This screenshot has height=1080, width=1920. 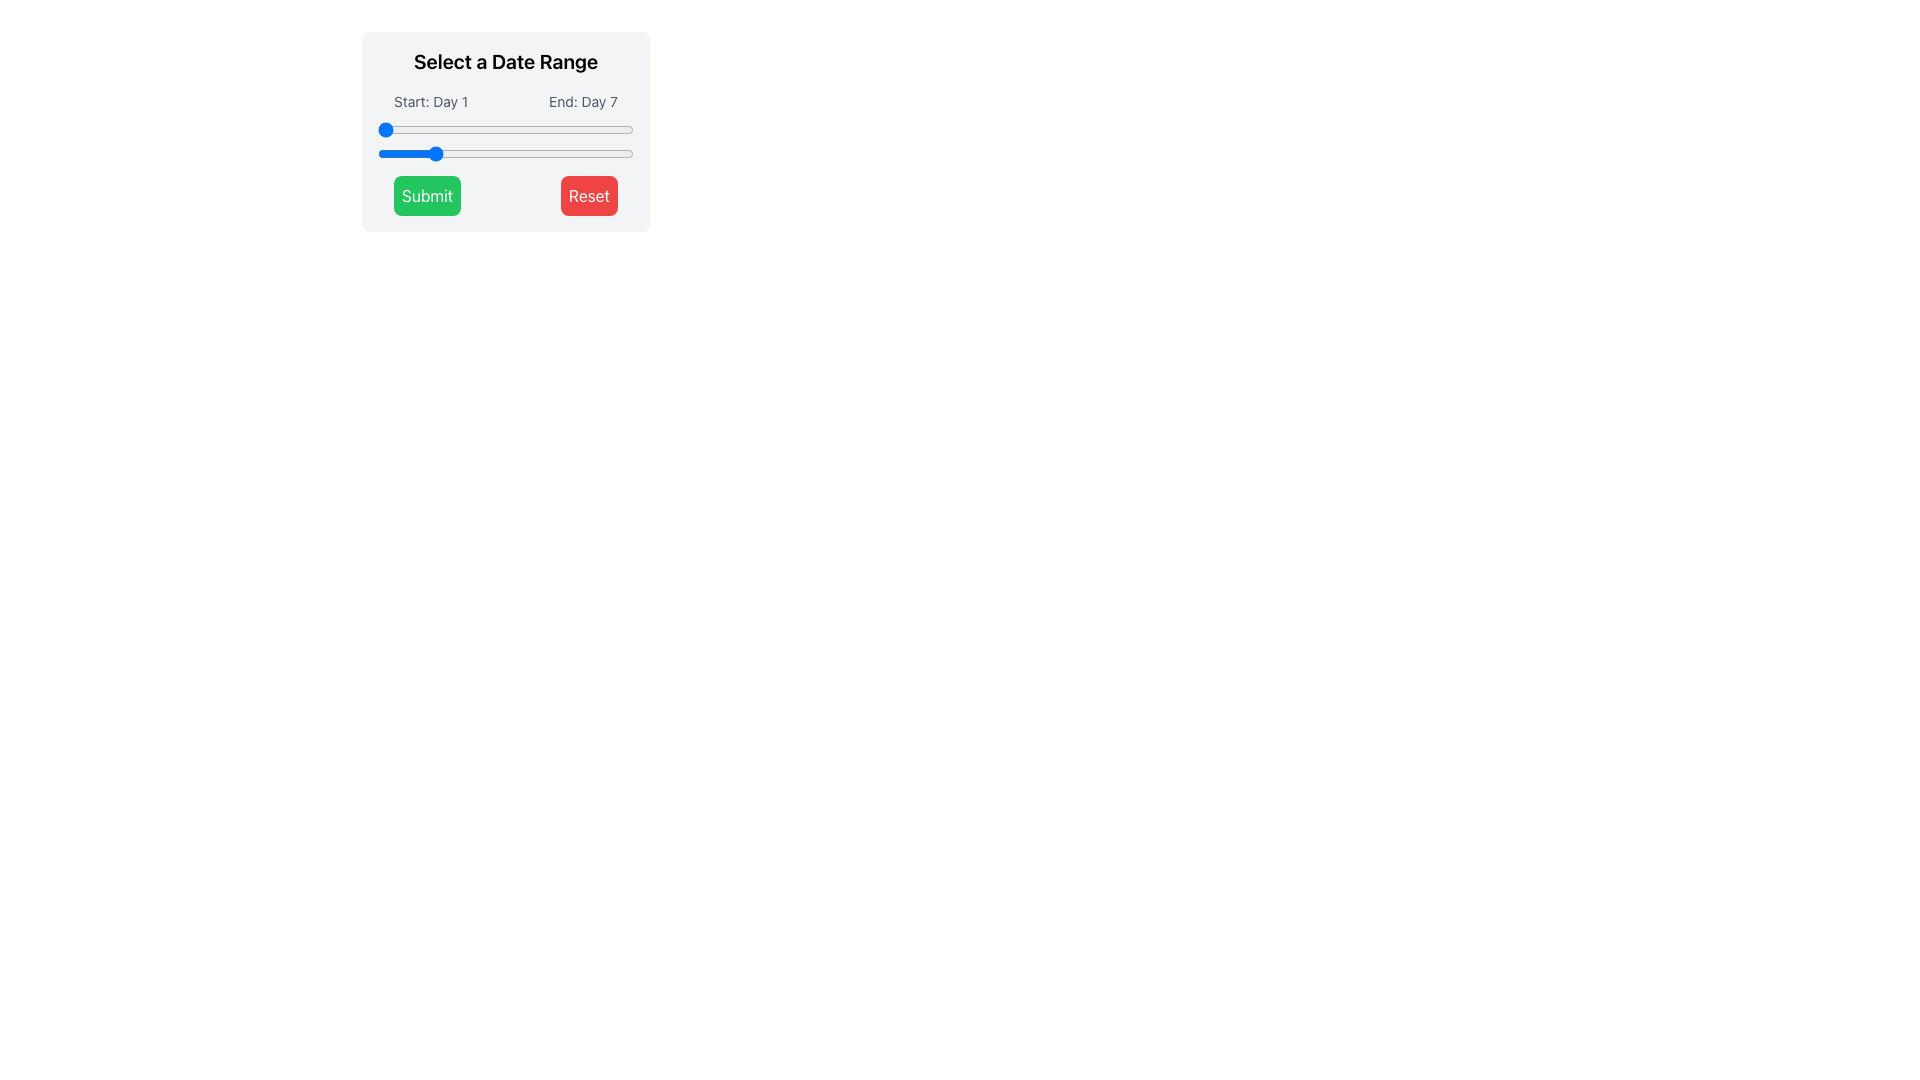 I want to click on text displayed in the Text Label that reads 'End: Day 7', located in the upper-right portion of the 'Select a Date Range' section, so click(x=582, y=101).